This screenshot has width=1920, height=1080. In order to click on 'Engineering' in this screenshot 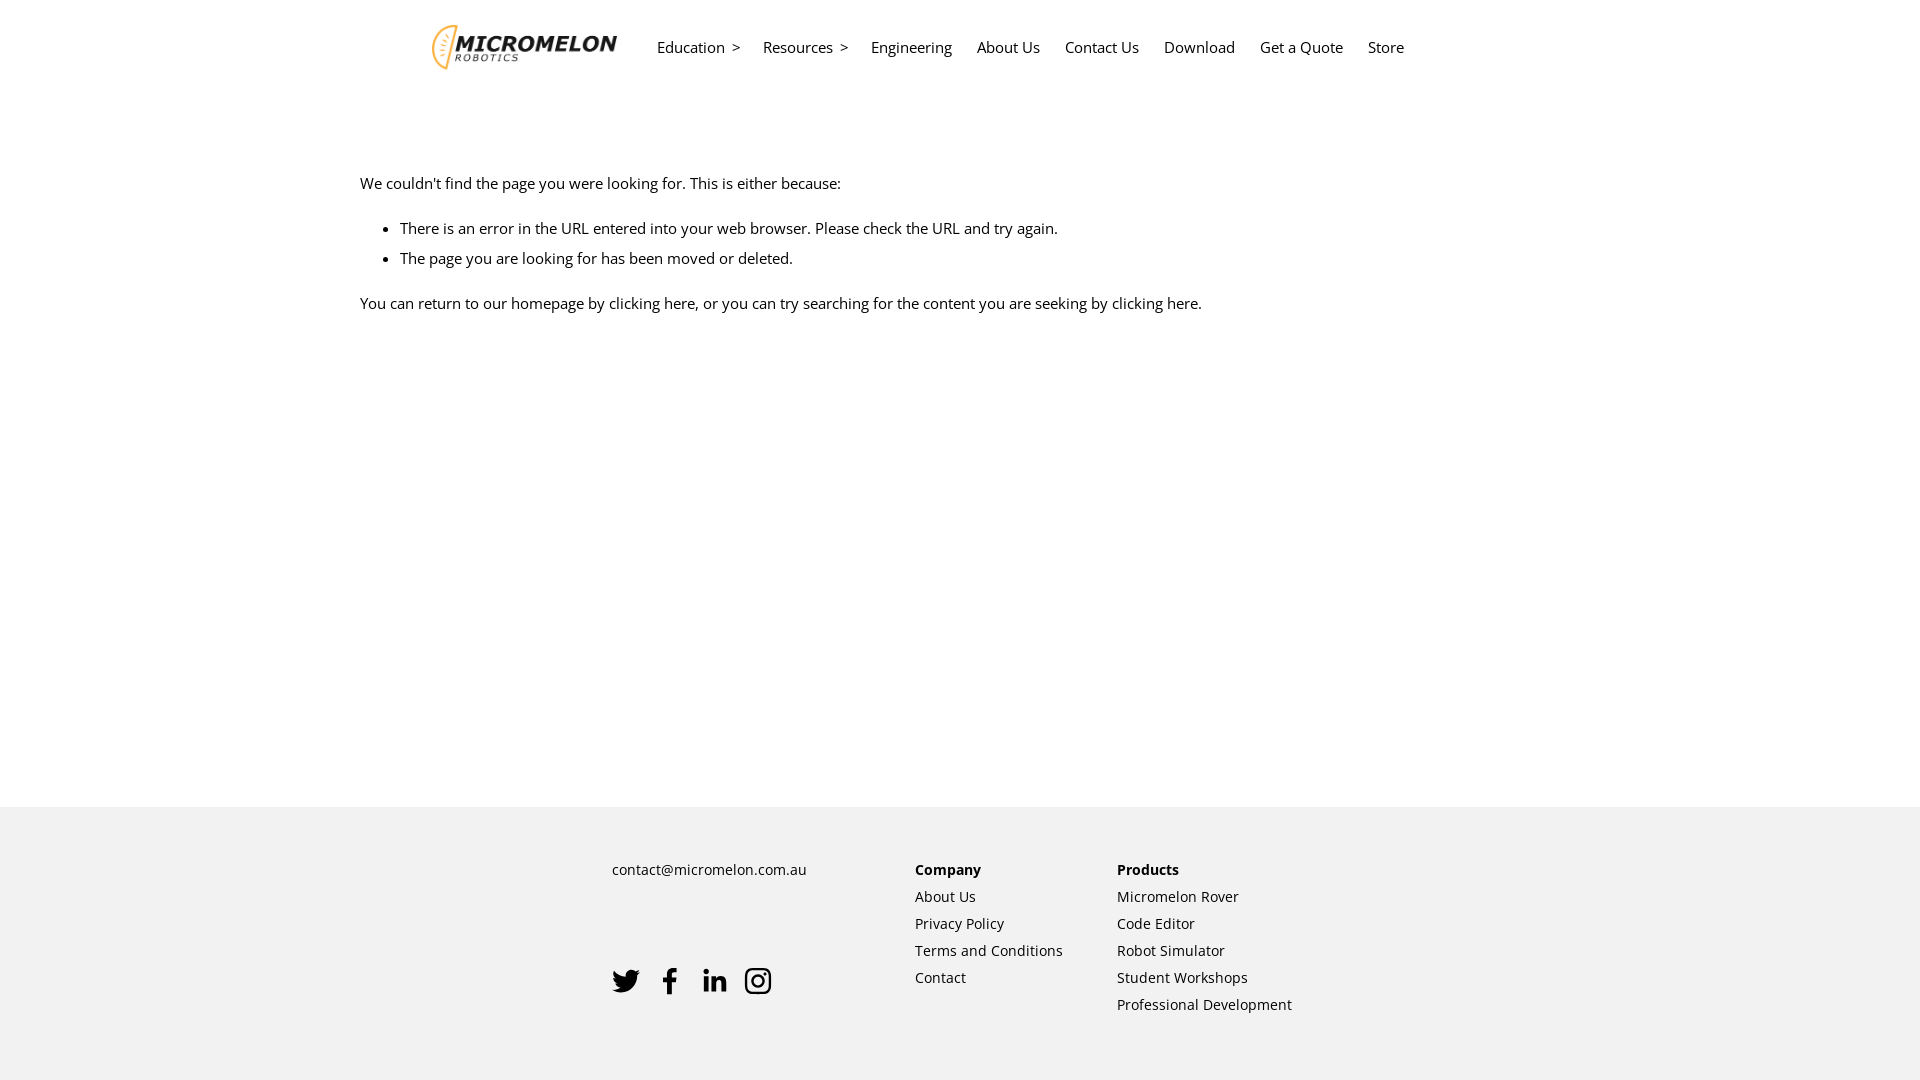, I will do `click(870, 46)`.